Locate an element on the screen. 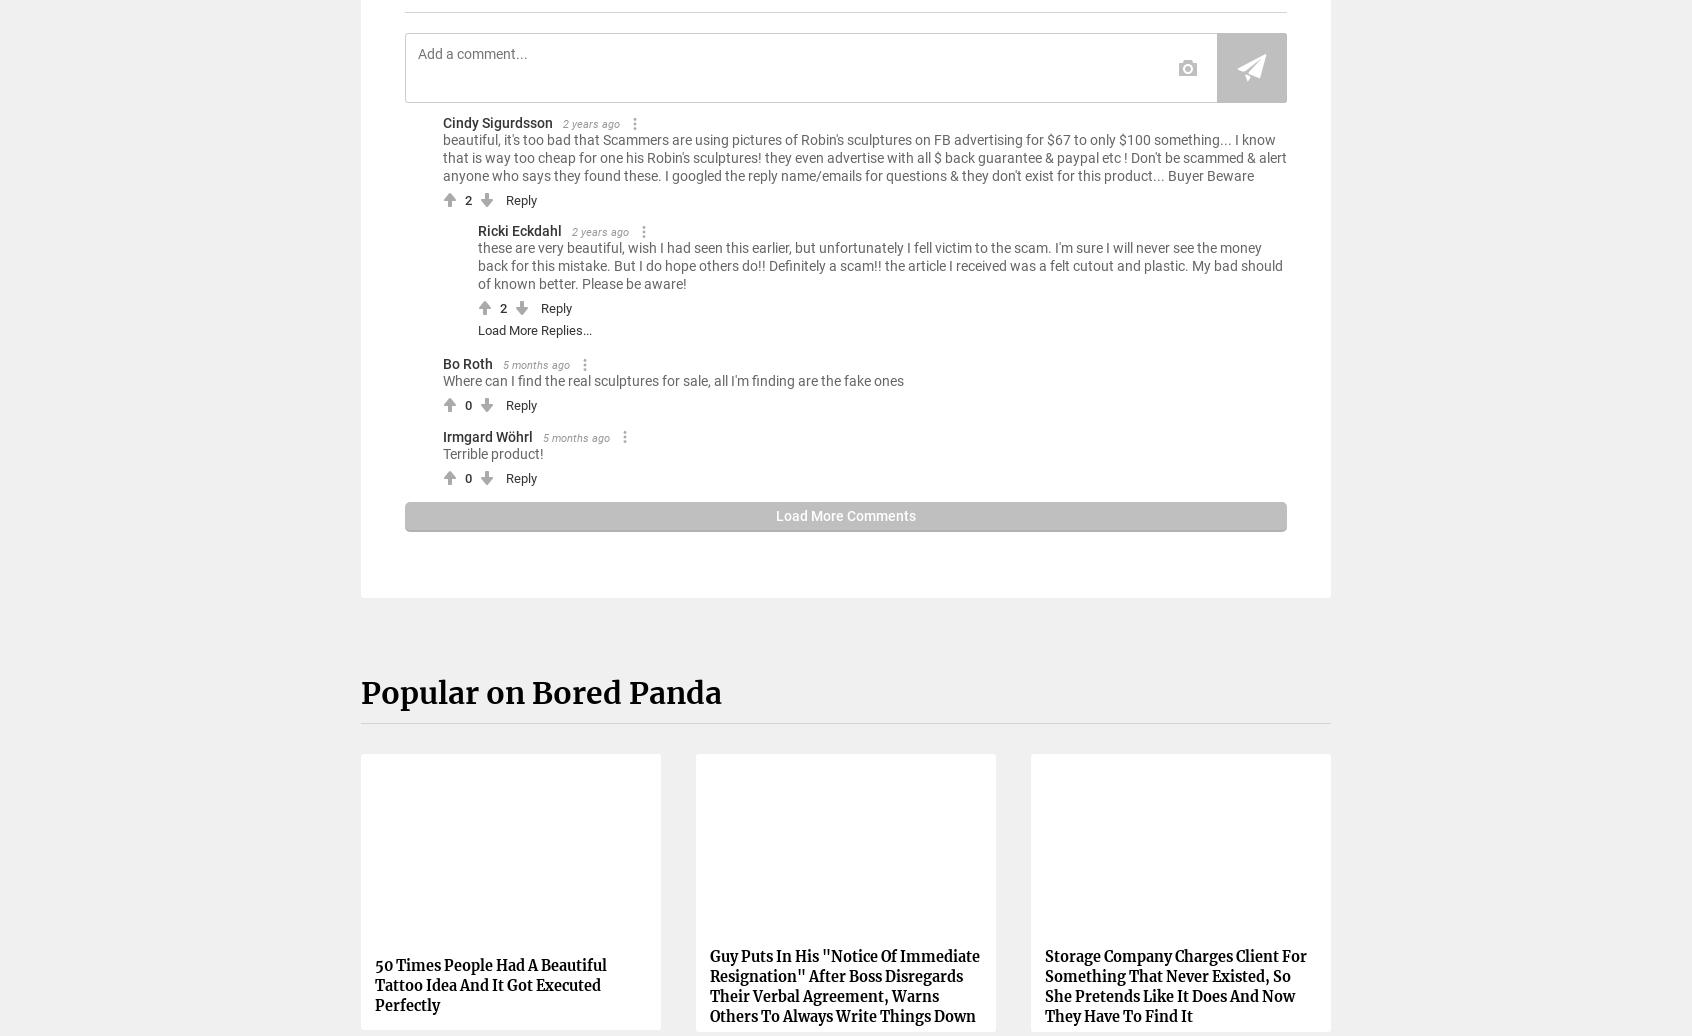 This screenshot has width=1692, height=1036. 'Cindy Sigurdsson' is located at coordinates (497, 121).